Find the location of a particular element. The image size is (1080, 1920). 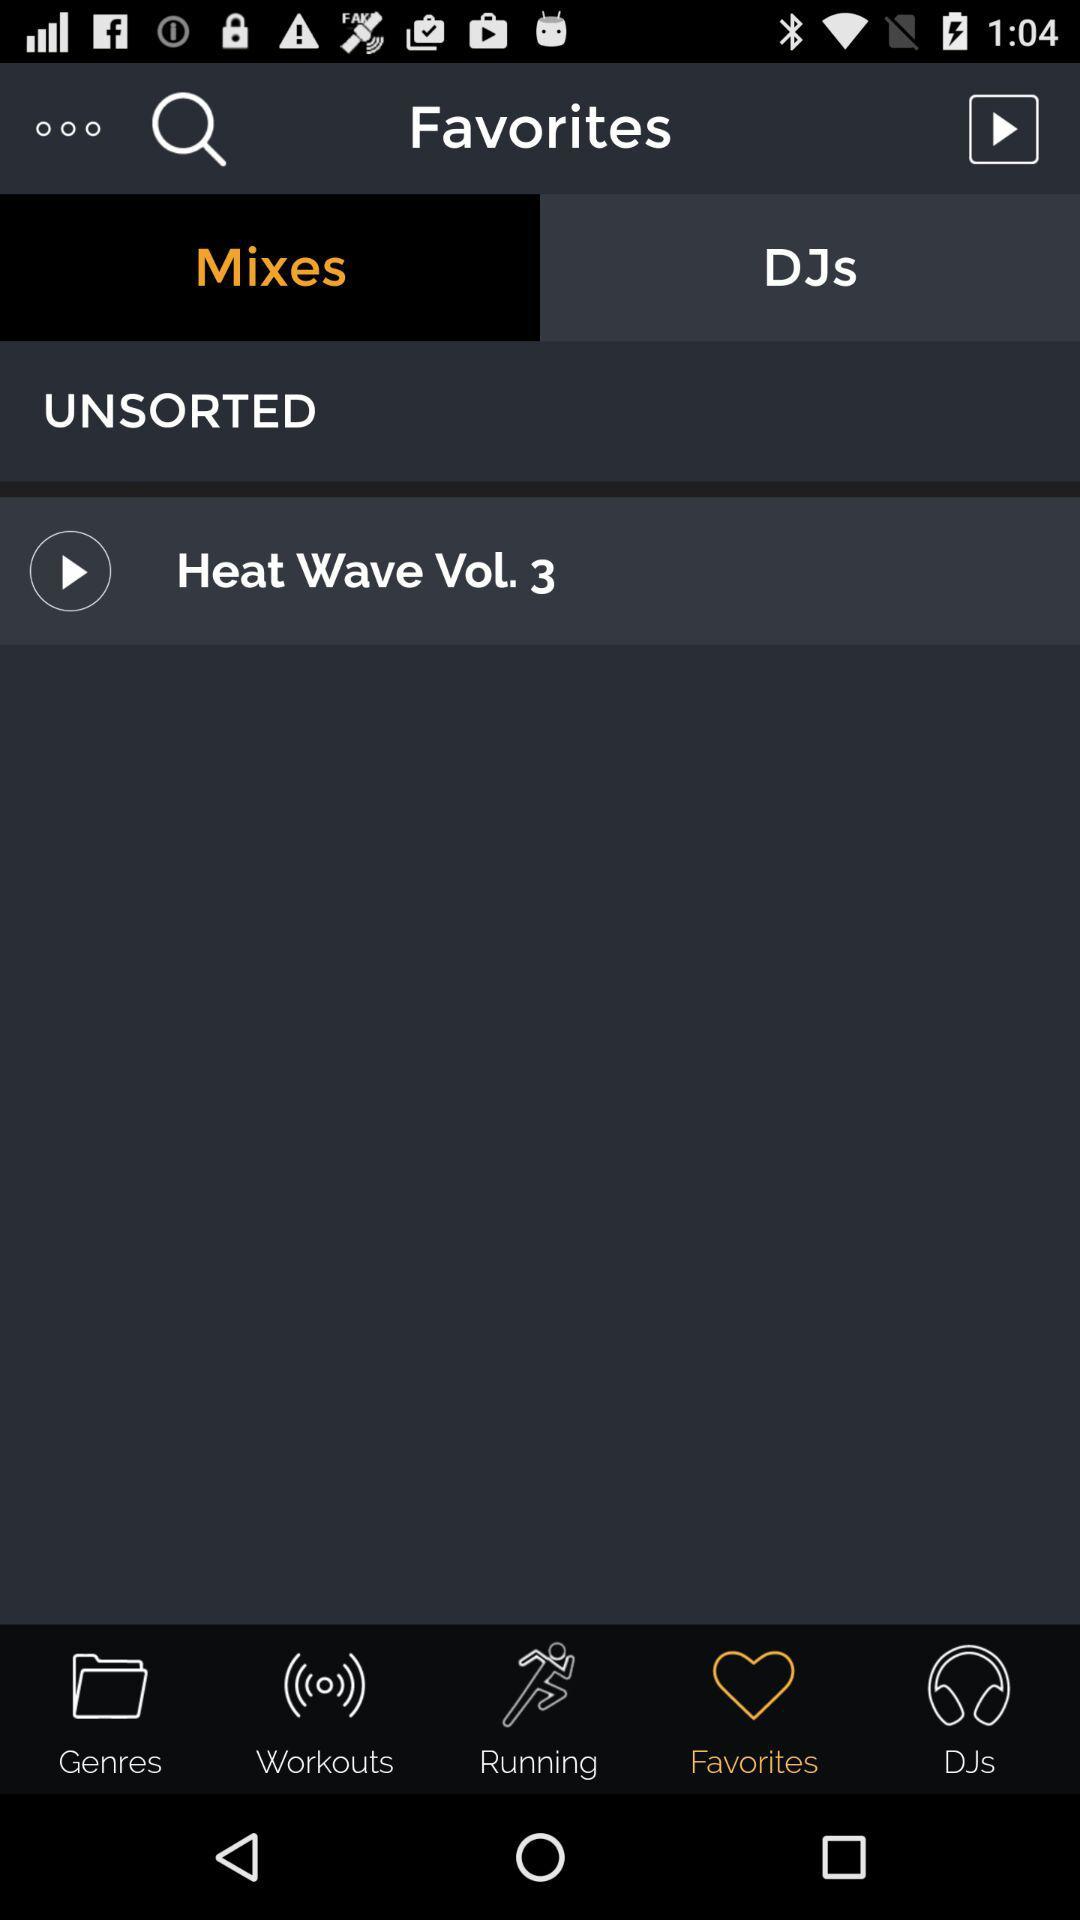

icon to the left of heat wave vol item is located at coordinates (69, 570).